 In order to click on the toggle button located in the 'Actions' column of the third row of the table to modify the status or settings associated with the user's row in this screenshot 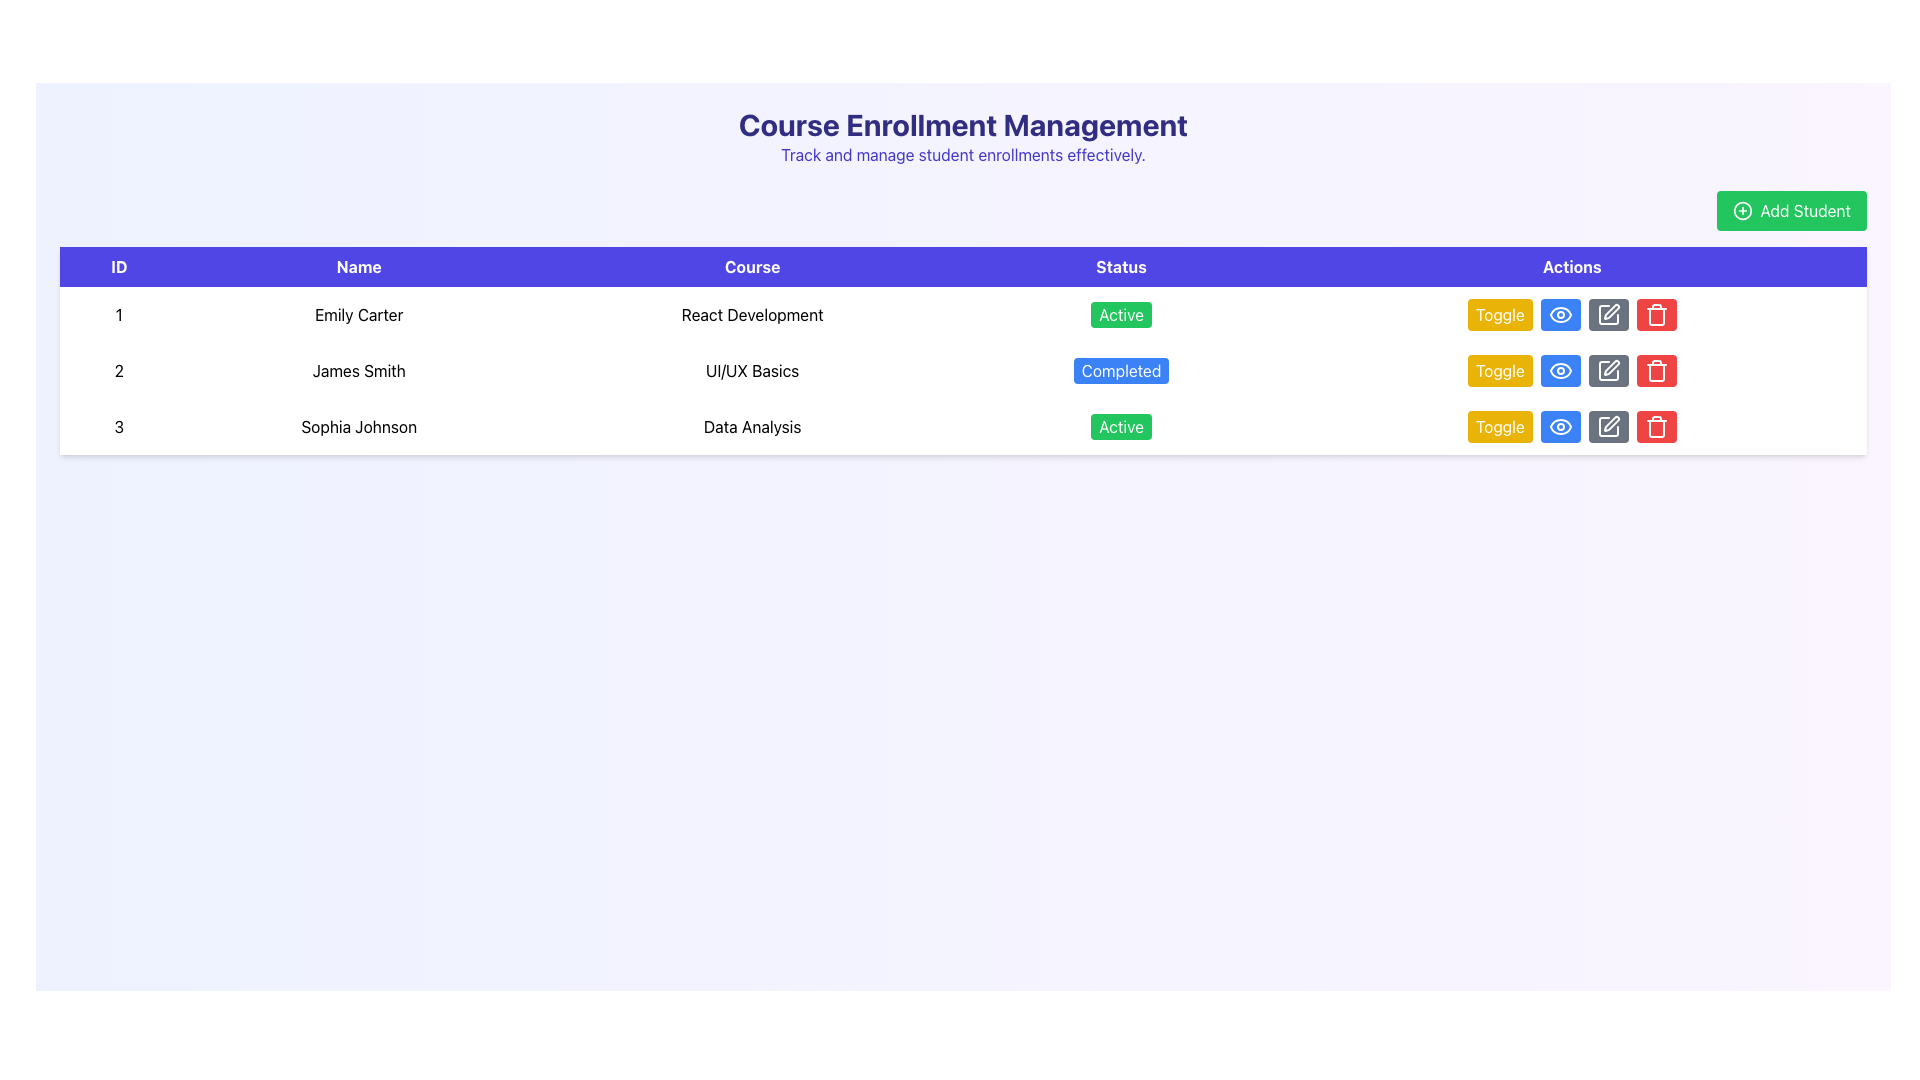, I will do `click(1499, 426)`.